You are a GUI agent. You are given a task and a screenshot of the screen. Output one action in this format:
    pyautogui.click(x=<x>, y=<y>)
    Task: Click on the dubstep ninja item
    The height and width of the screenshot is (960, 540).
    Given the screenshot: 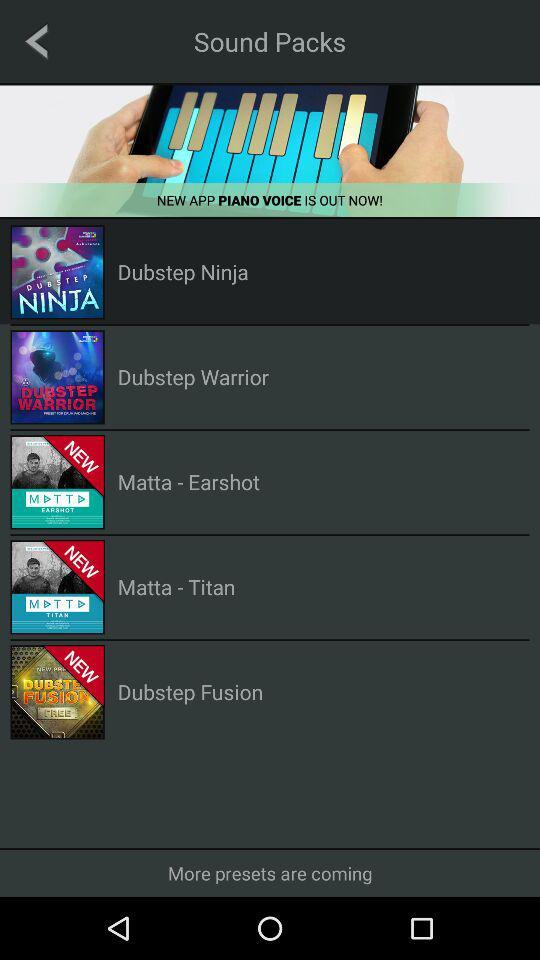 What is the action you would take?
    pyautogui.click(x=183, y=270)
    